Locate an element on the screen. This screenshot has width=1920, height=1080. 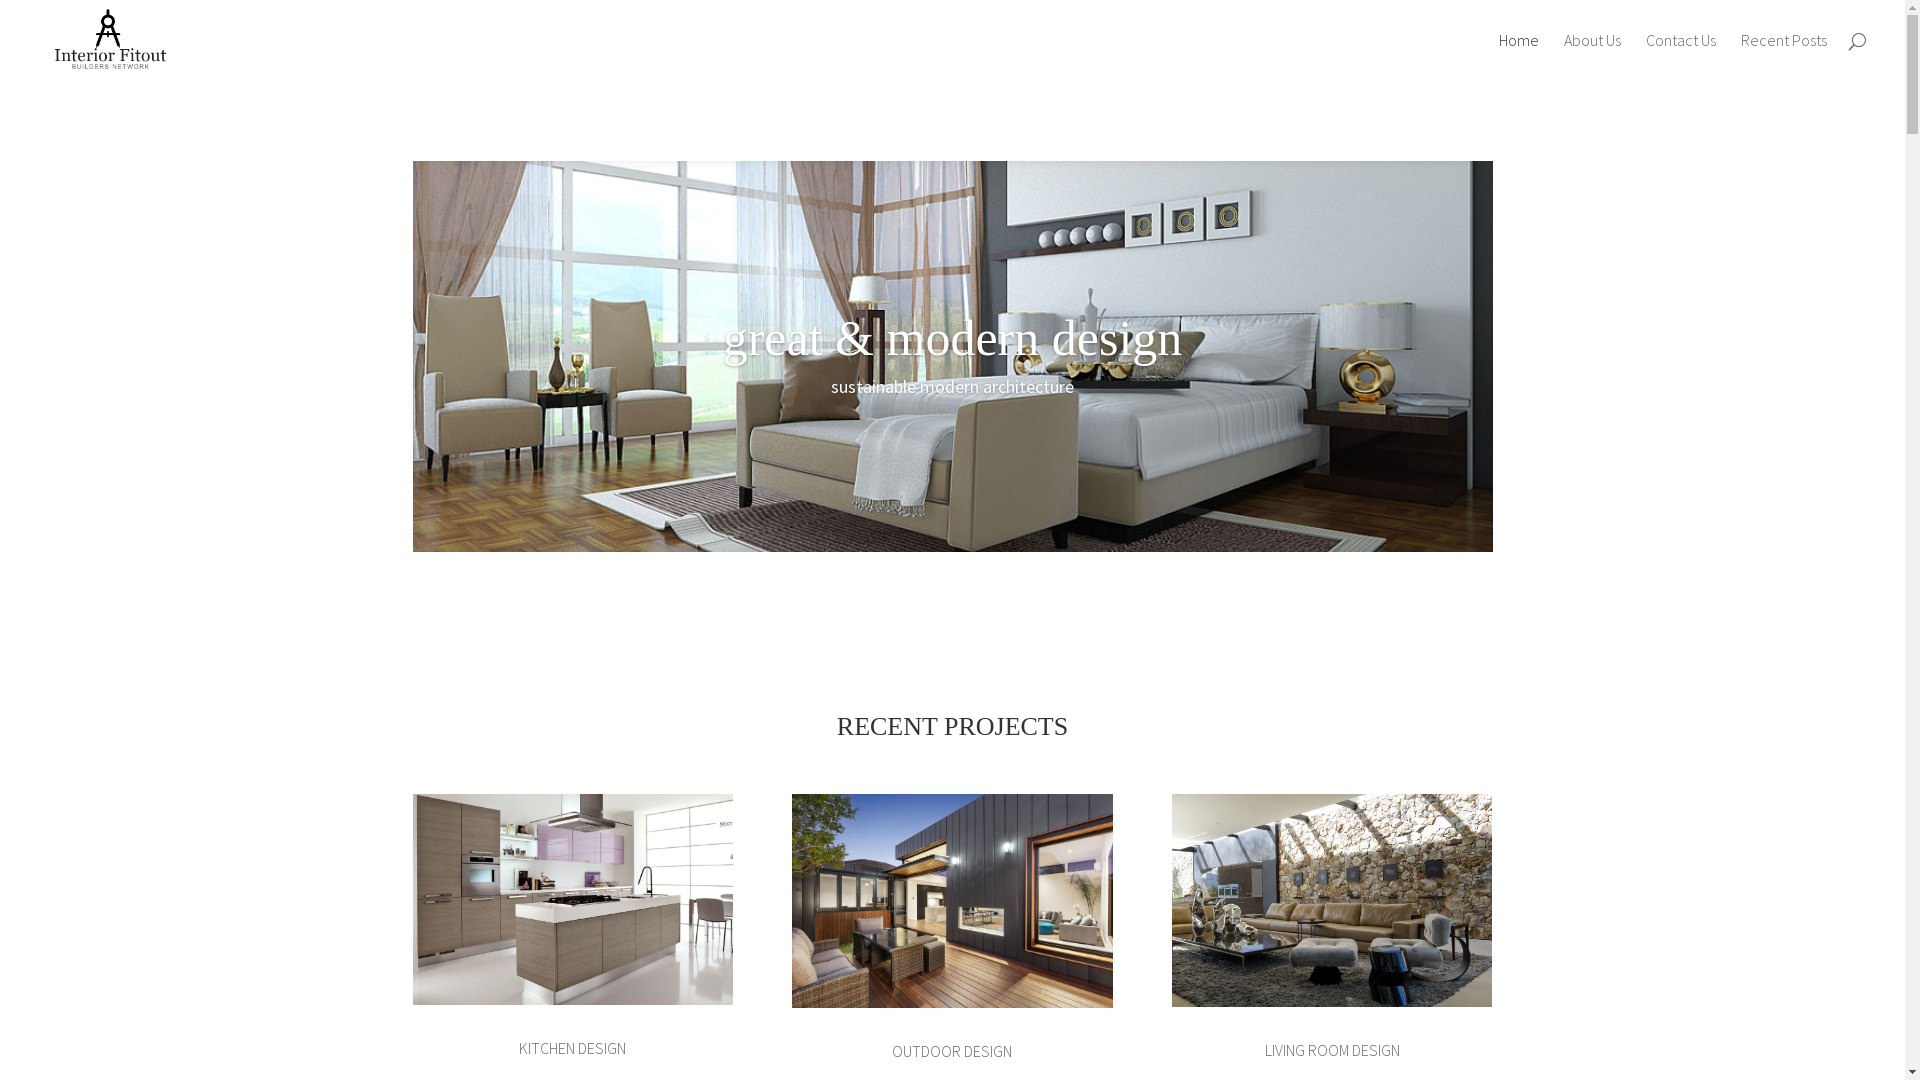
'Recent Posts' is located at coordinates (1784, 55).